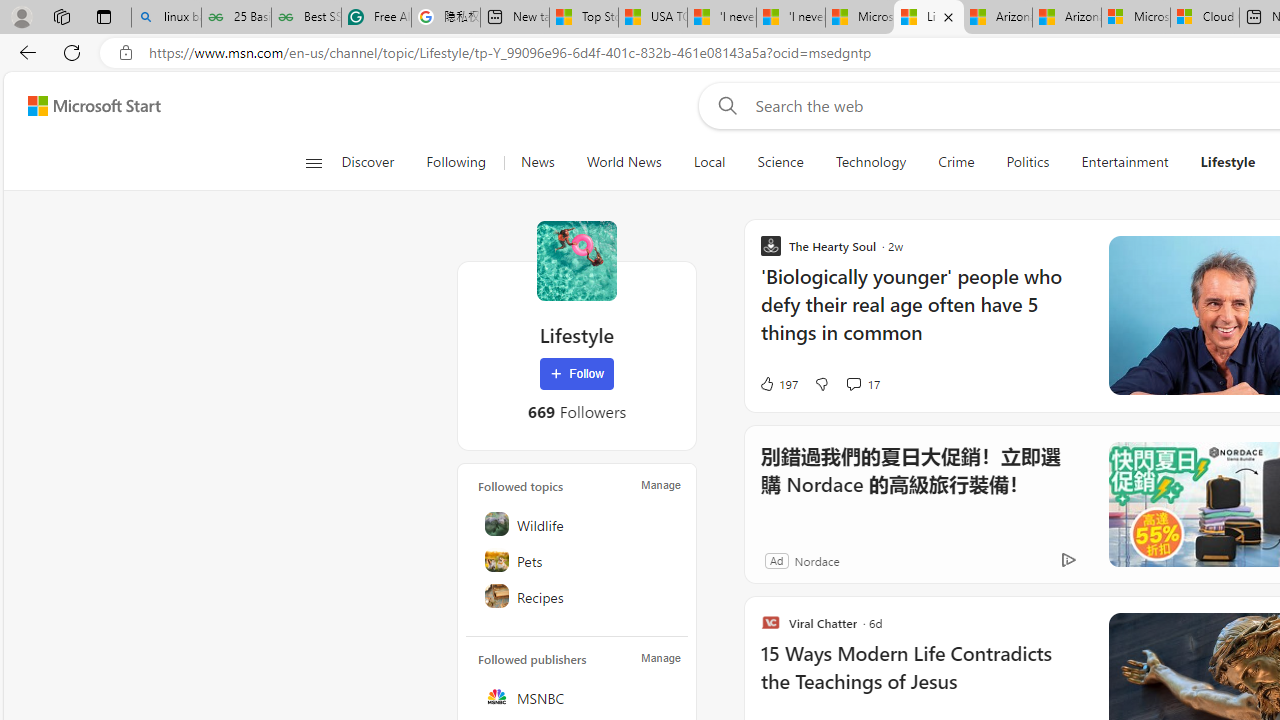  Describe the element at coordinates (927, 17) in the screenshot. I see `'Lifestyle - MSN'` at that location.